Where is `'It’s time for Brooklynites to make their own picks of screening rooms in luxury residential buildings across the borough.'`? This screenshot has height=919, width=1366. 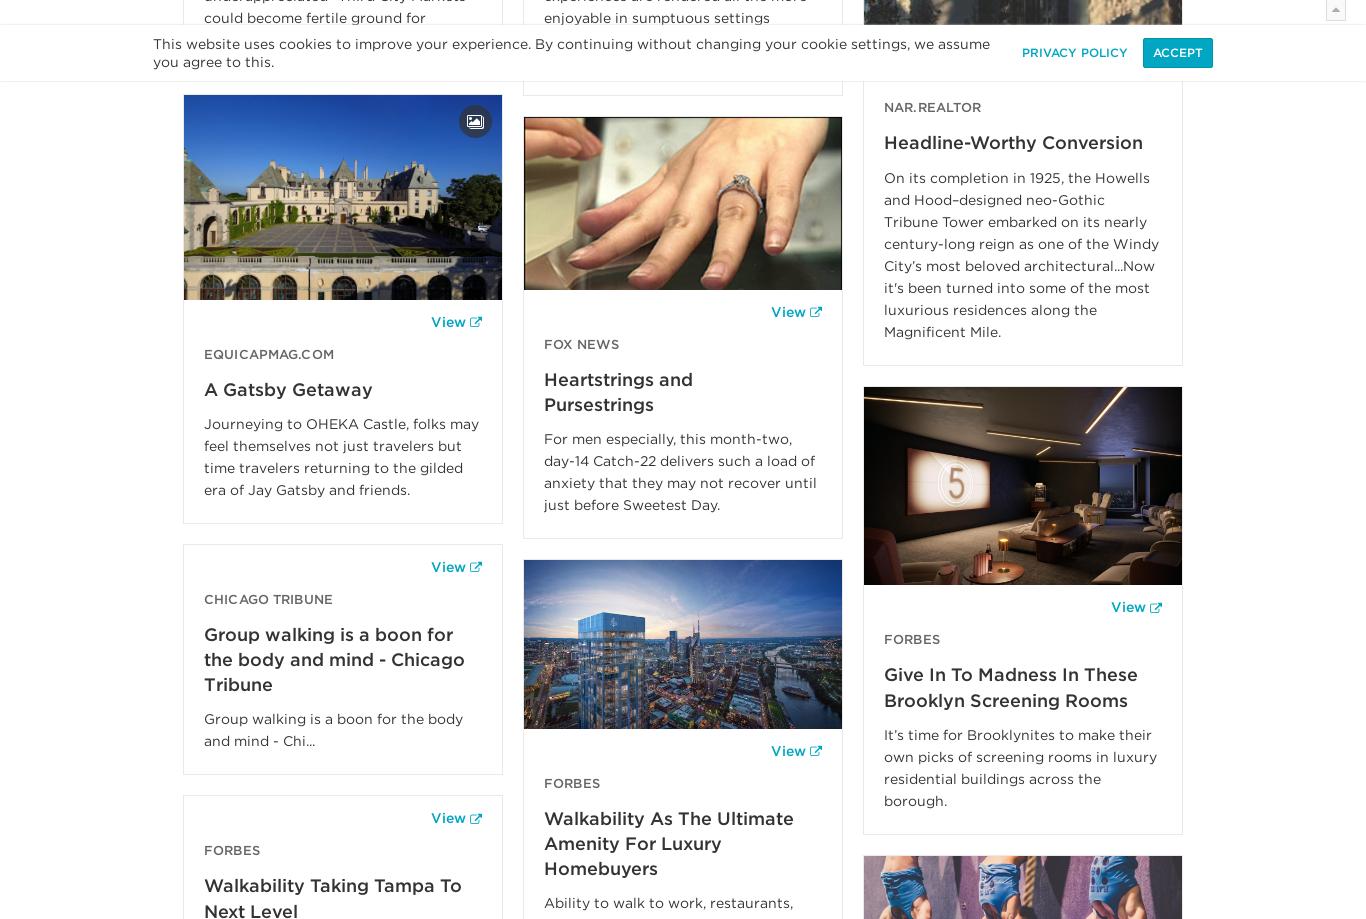 'It’s time for Brooklynites to make their own picks of screening rooms in luxury residential buildings across the borough.' is located at coordinates (1020, 766).